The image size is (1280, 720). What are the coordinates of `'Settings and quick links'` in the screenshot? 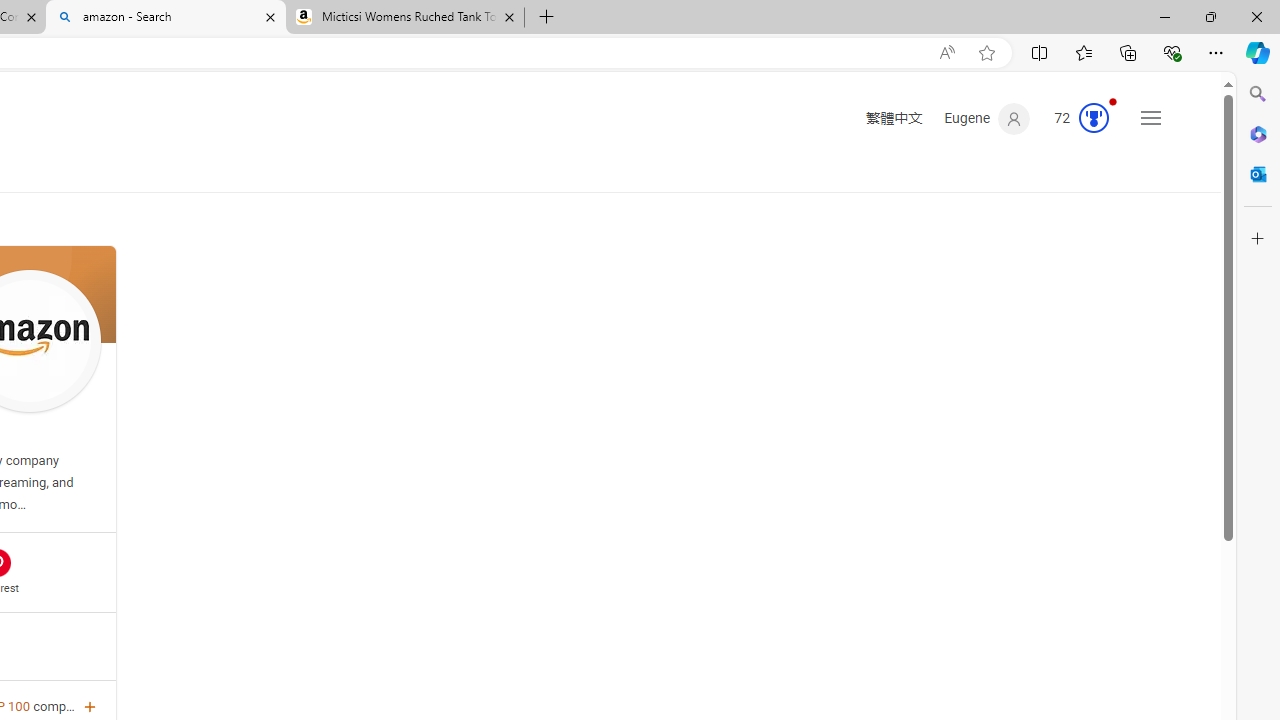 It's located at (1150, 118).